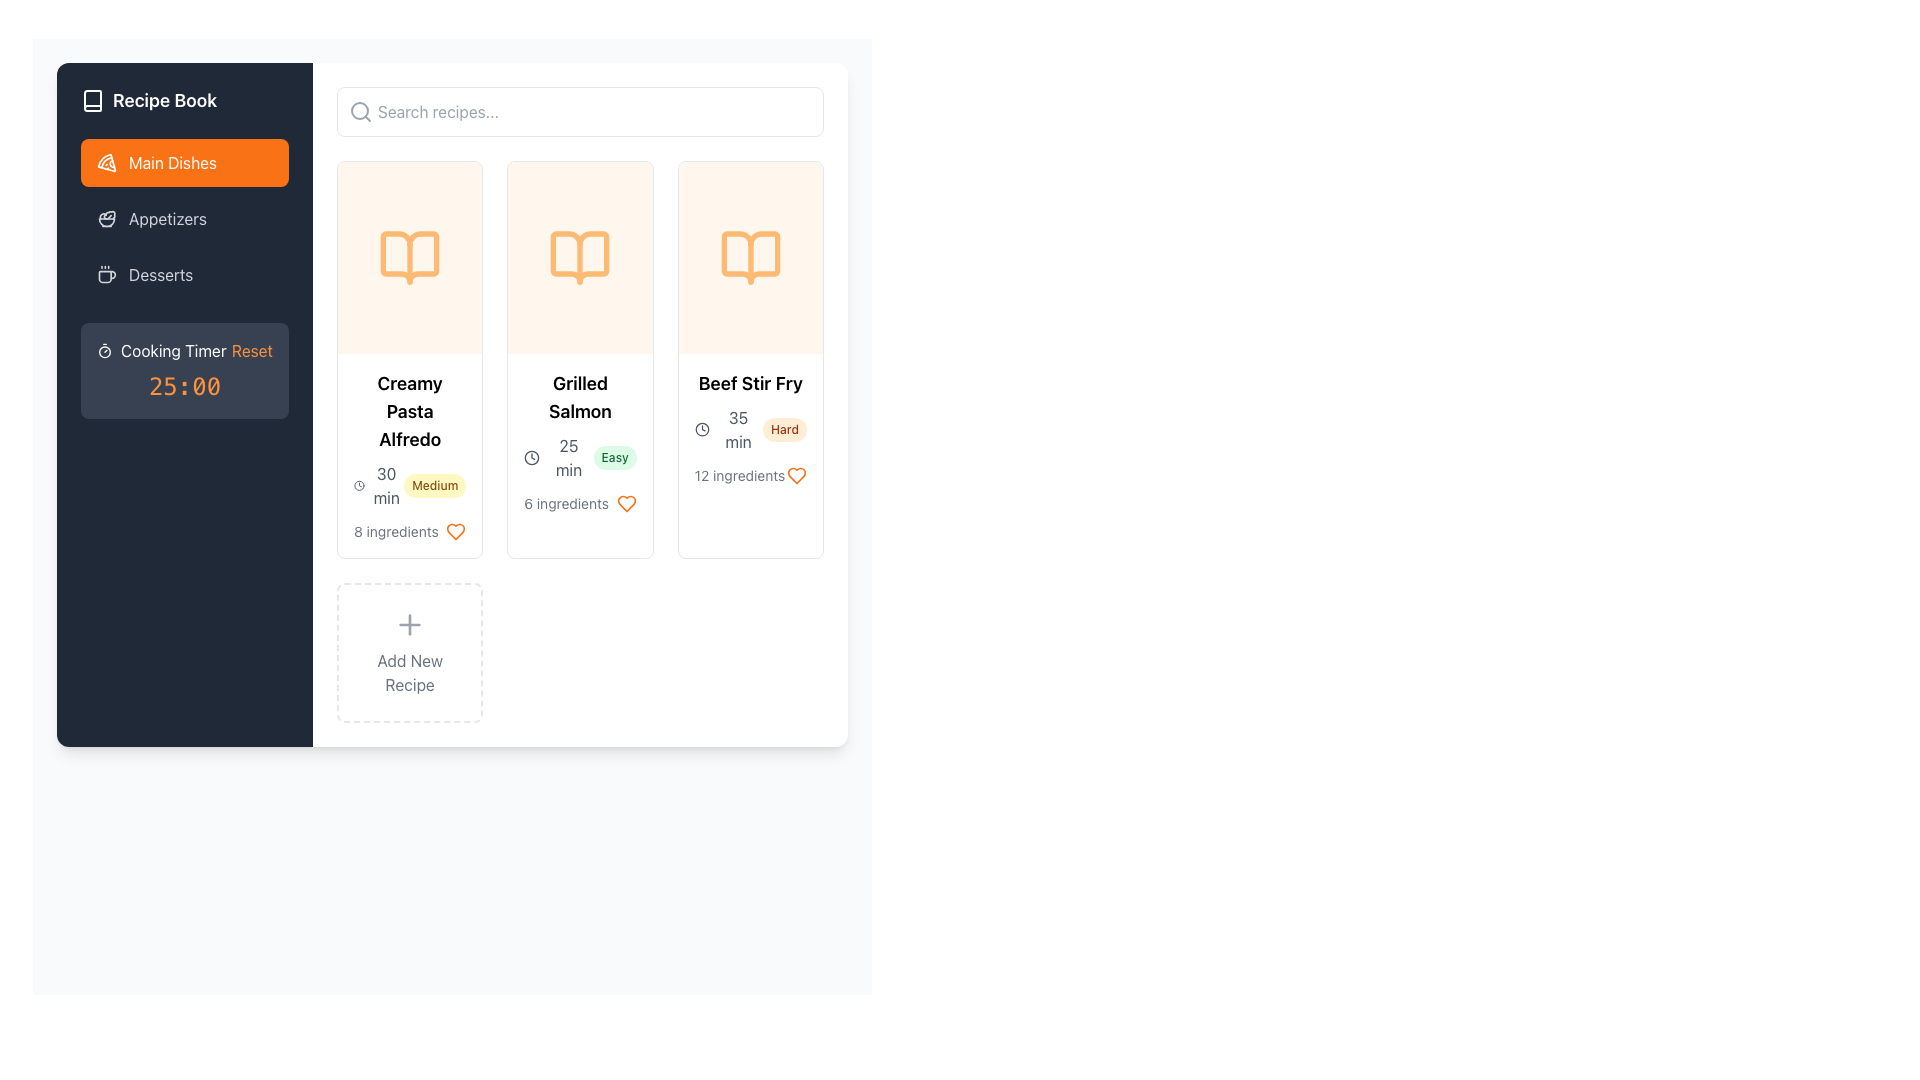 Image resolution: width=1920 pixels, height=1080 pixels. I want to click on the 'Desserts' navigation link, which is the third item in the vertical menu on the left, so click(185, 274).